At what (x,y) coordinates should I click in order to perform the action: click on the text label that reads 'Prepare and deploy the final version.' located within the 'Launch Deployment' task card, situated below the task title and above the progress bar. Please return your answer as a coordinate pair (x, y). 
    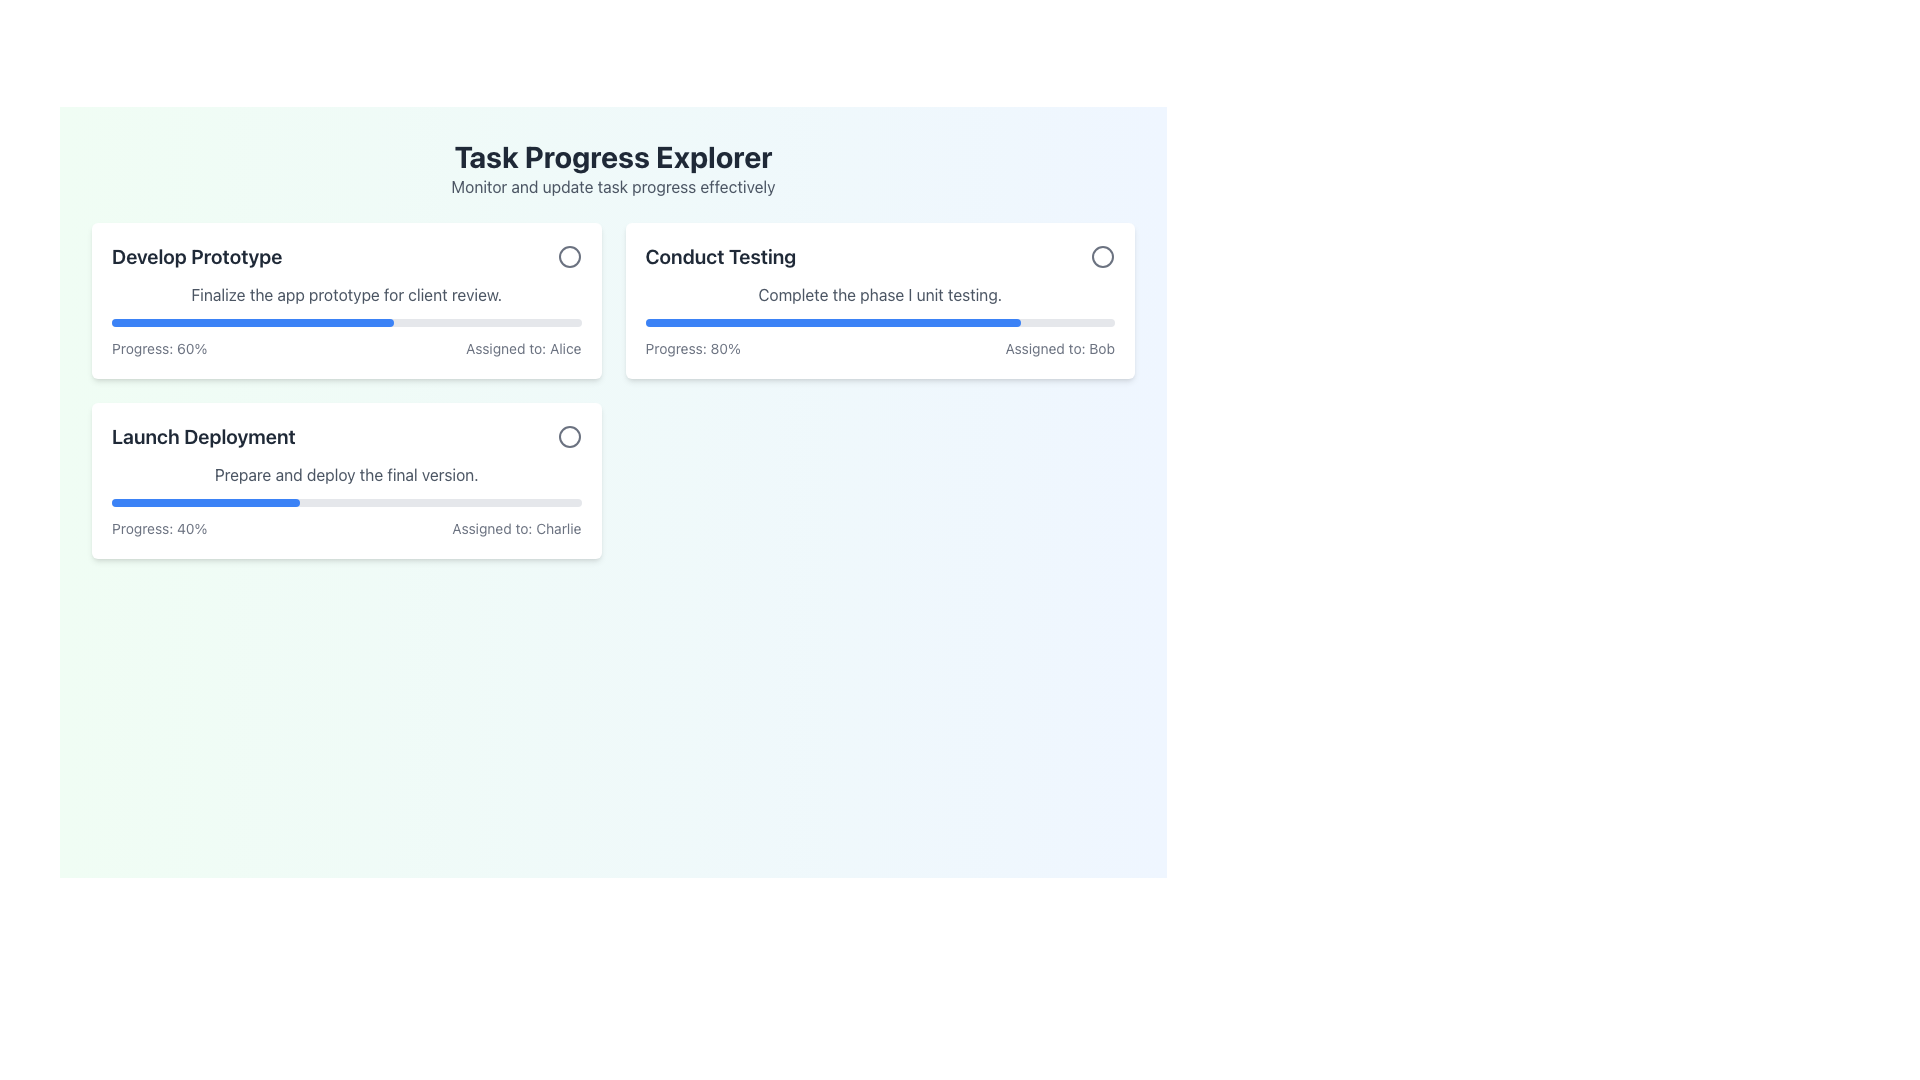
    Looking at the image, I should click on (346, 474).